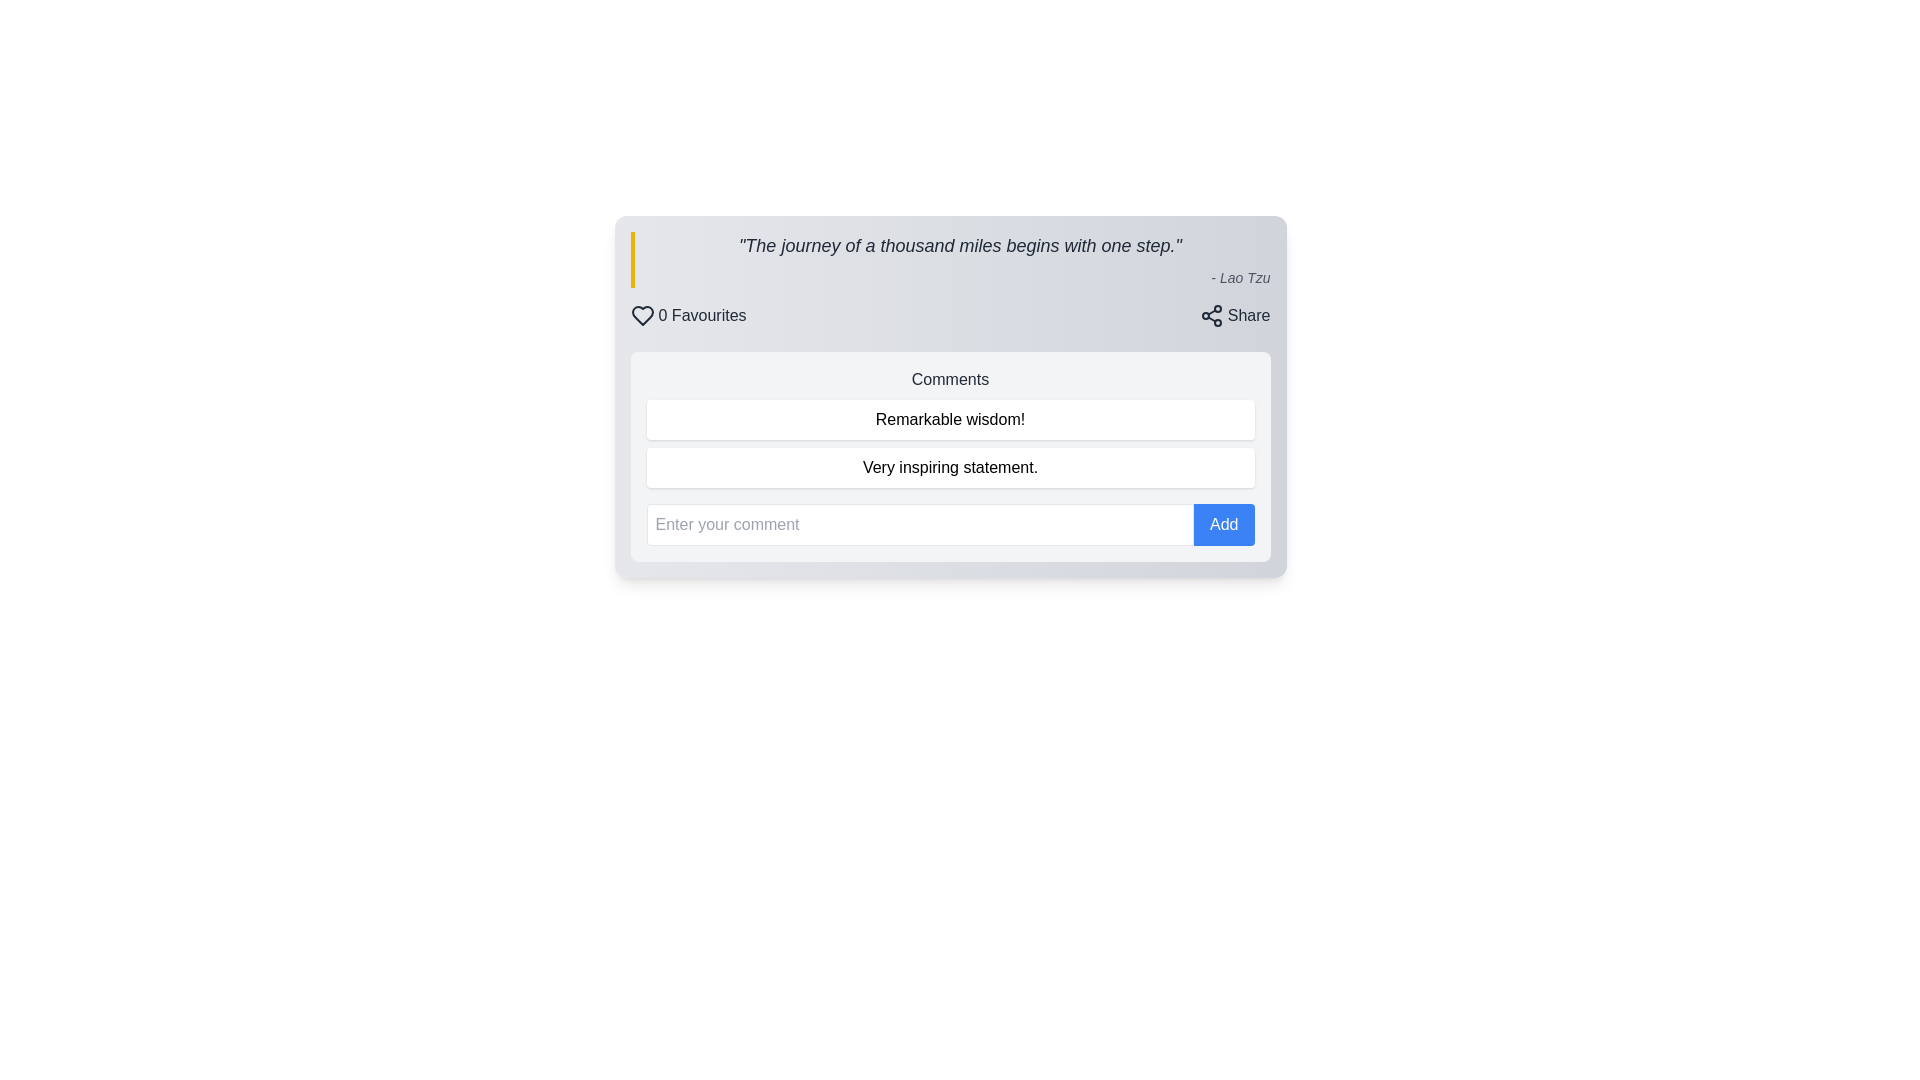 Image resolution: width=1920 pixels, height=1080 pixels. Describe the element at coordinates (702, 315) in the screenshot. I see `the Text label that displays the number of favorites (currently zero), located in the middle-left section of the interface below a motivational quote and near the left edge of the comment section, adjacent to the heart icon` at that location.